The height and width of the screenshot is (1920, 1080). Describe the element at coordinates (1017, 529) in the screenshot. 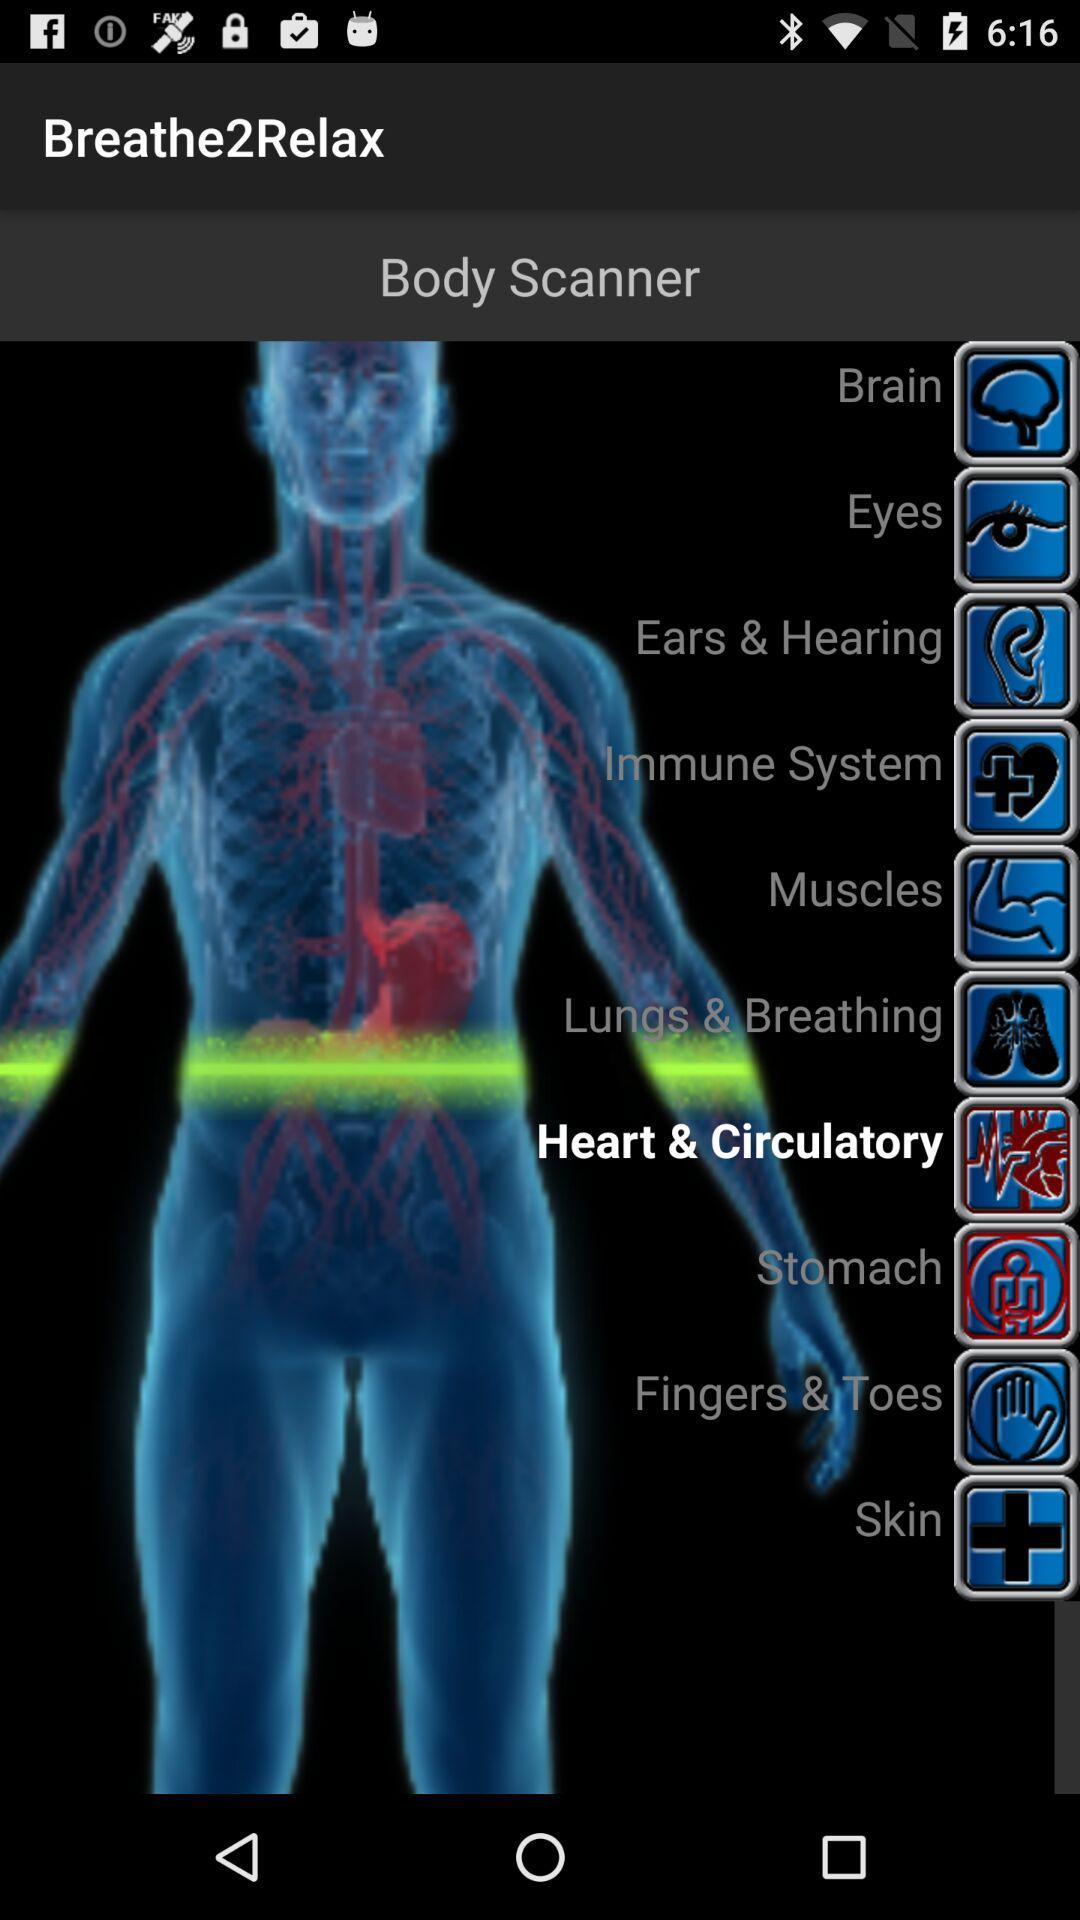

I see `the 2nd image` at that location.